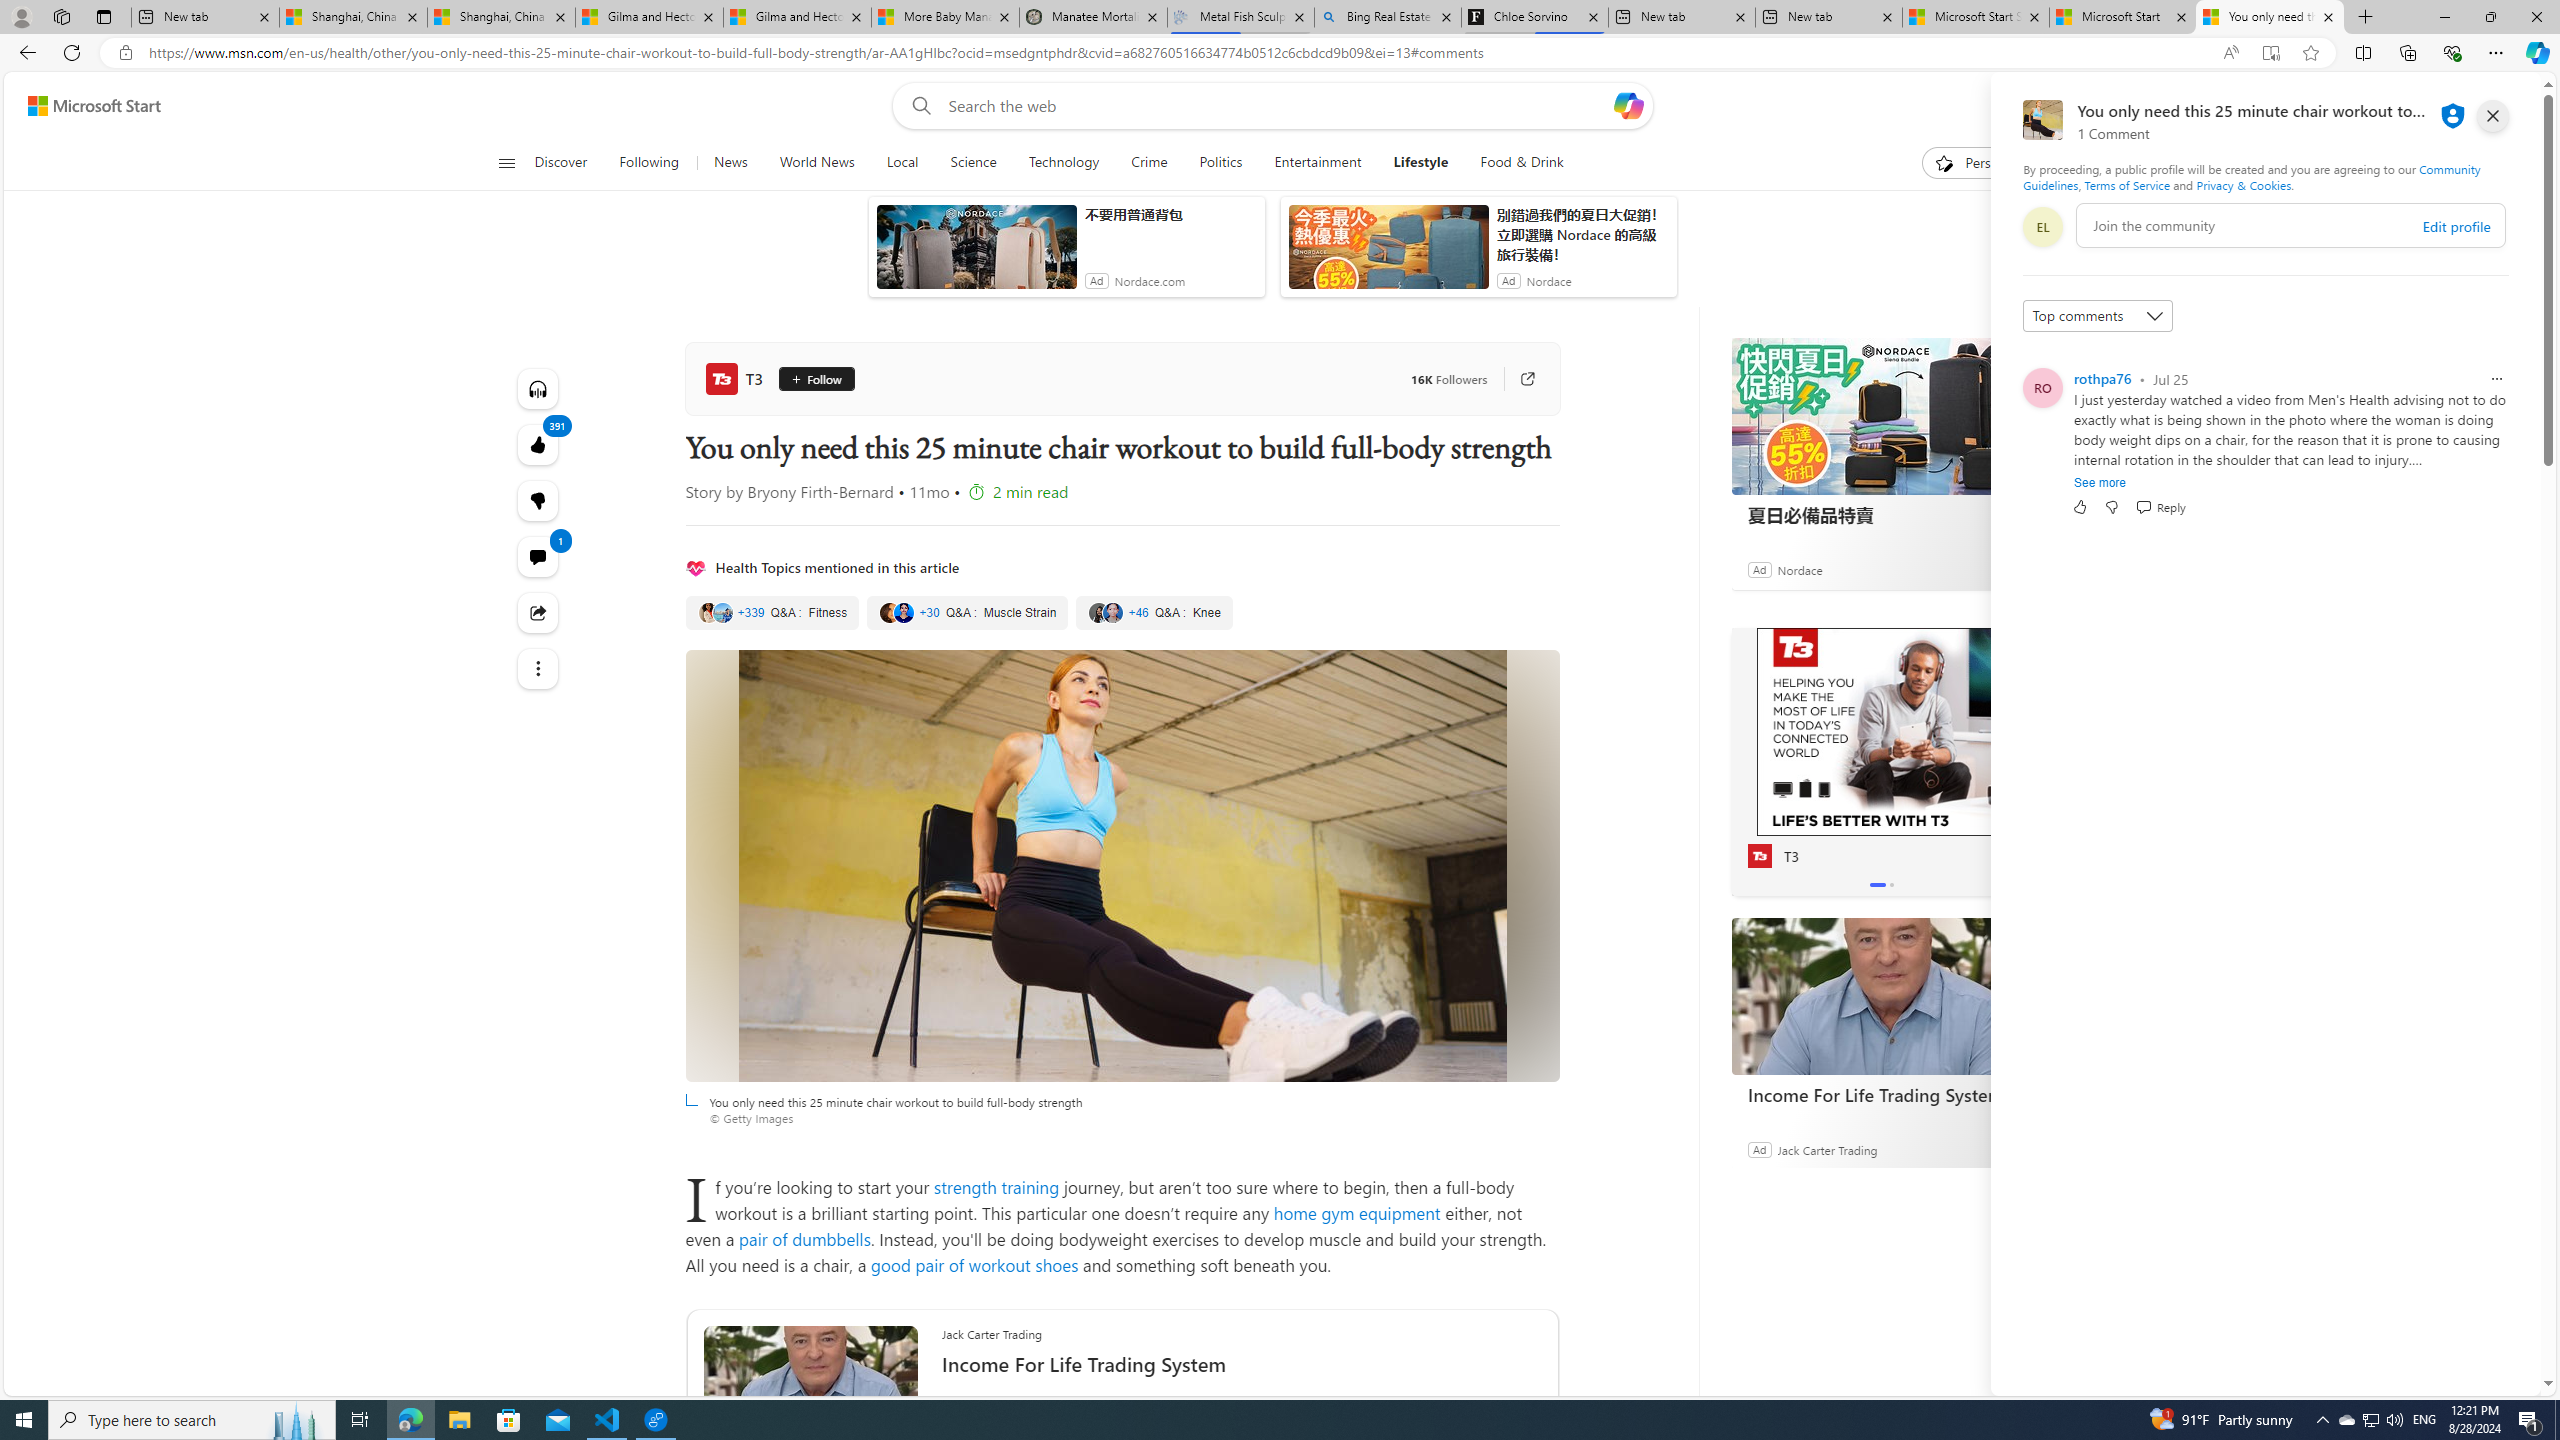  Describe the element at coordinates (1387, 253) in the screenshot. I see `'anim-content'` at that location.